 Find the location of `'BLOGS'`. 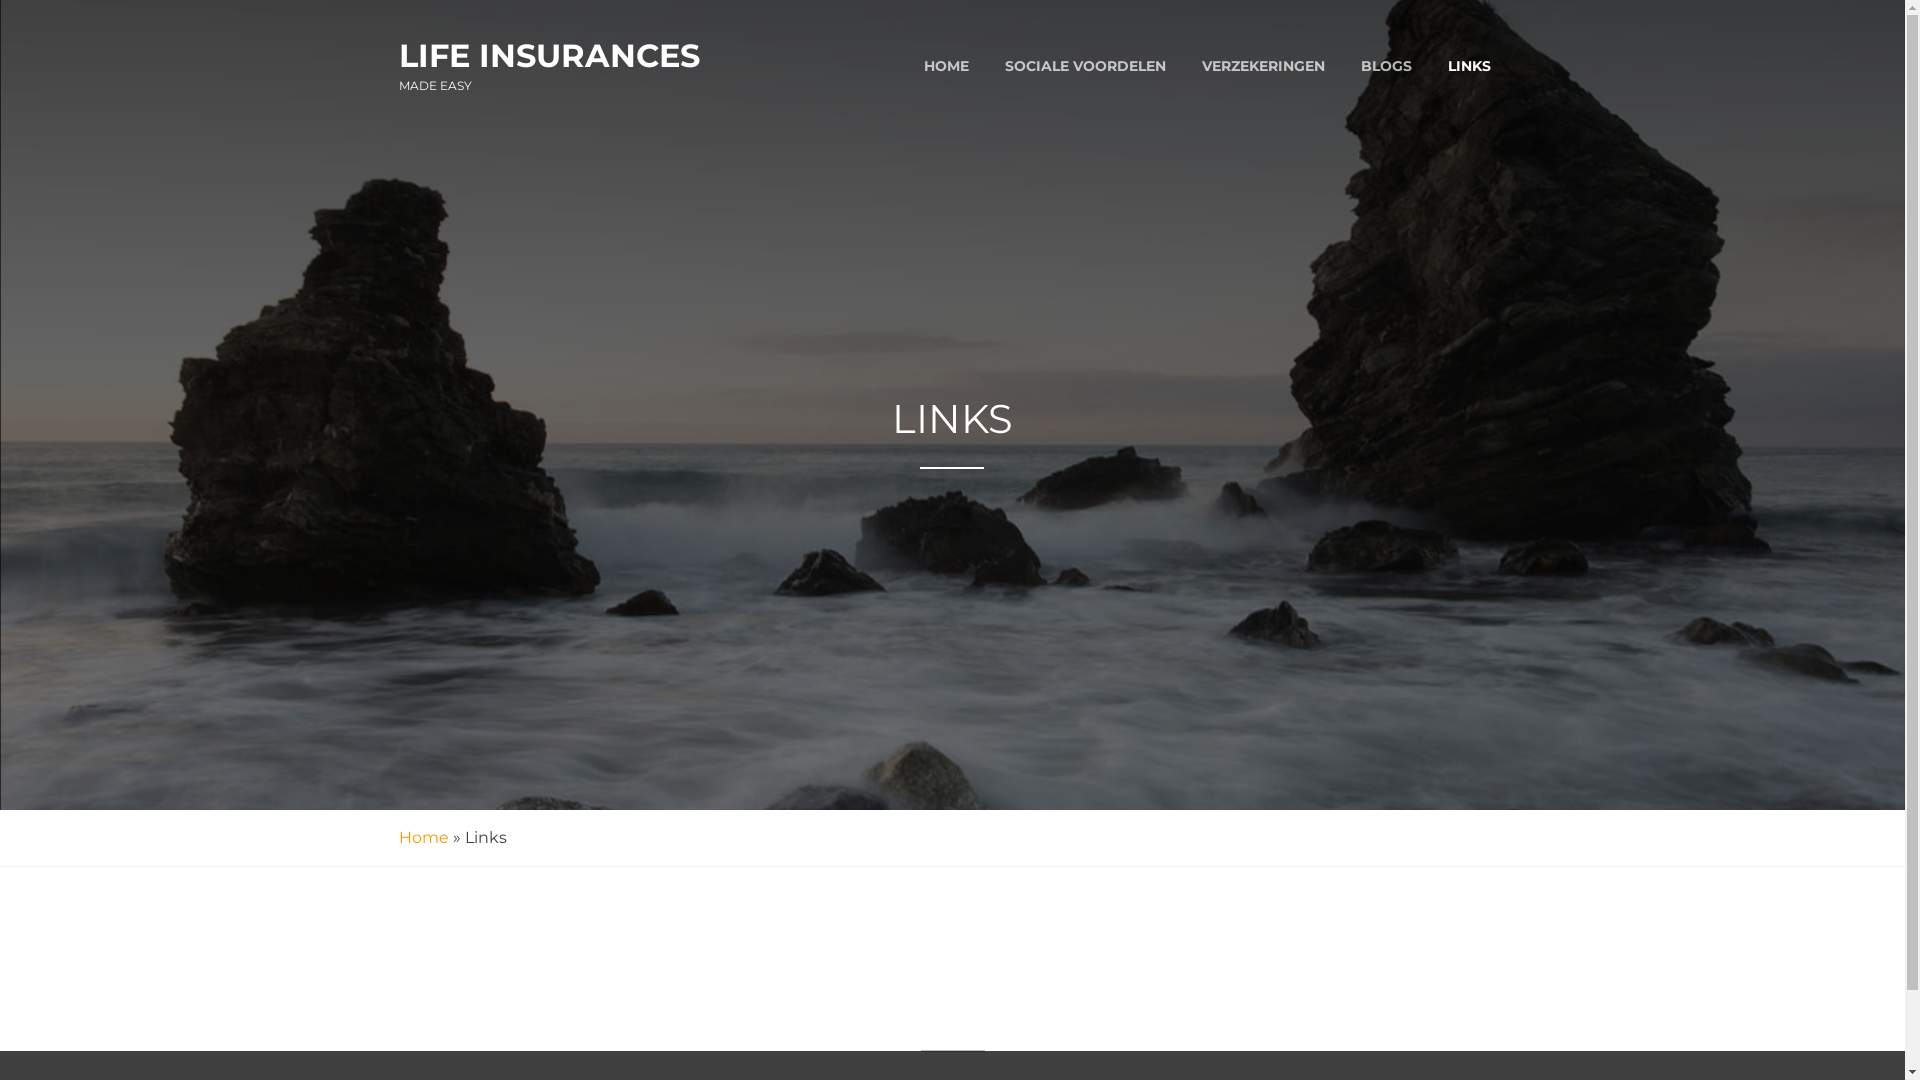

'BLOGS' is located at coordinates (1384, 65).